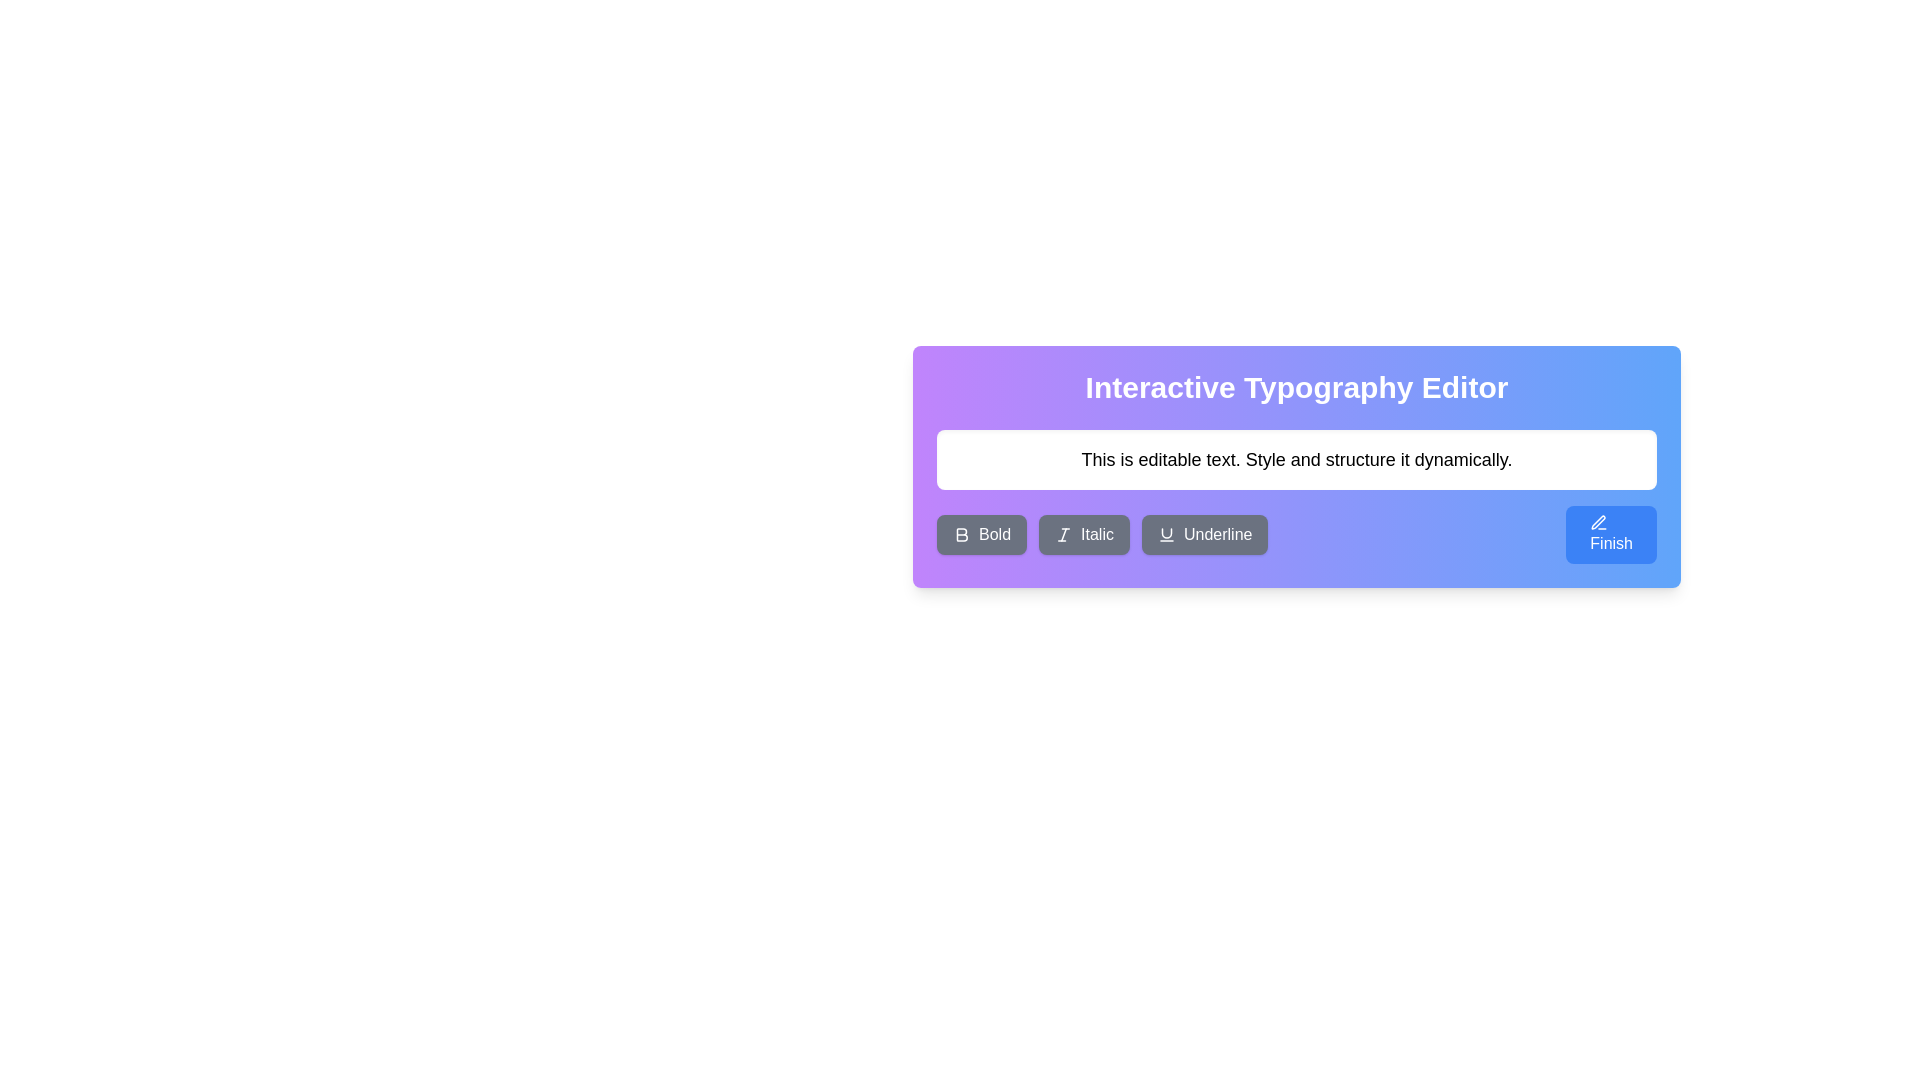 The height and width of the screenshot is (1080, 1920). Describe the element at coordinates (1101, 534) in the screenshot. I see `the 'Italic' button, which is the second button in a horizontal sequence of three buttons labeled 'Bold,' 'Italic,' and 'Underline', located below the text input field to apply italic styling to the selected text` at that location.